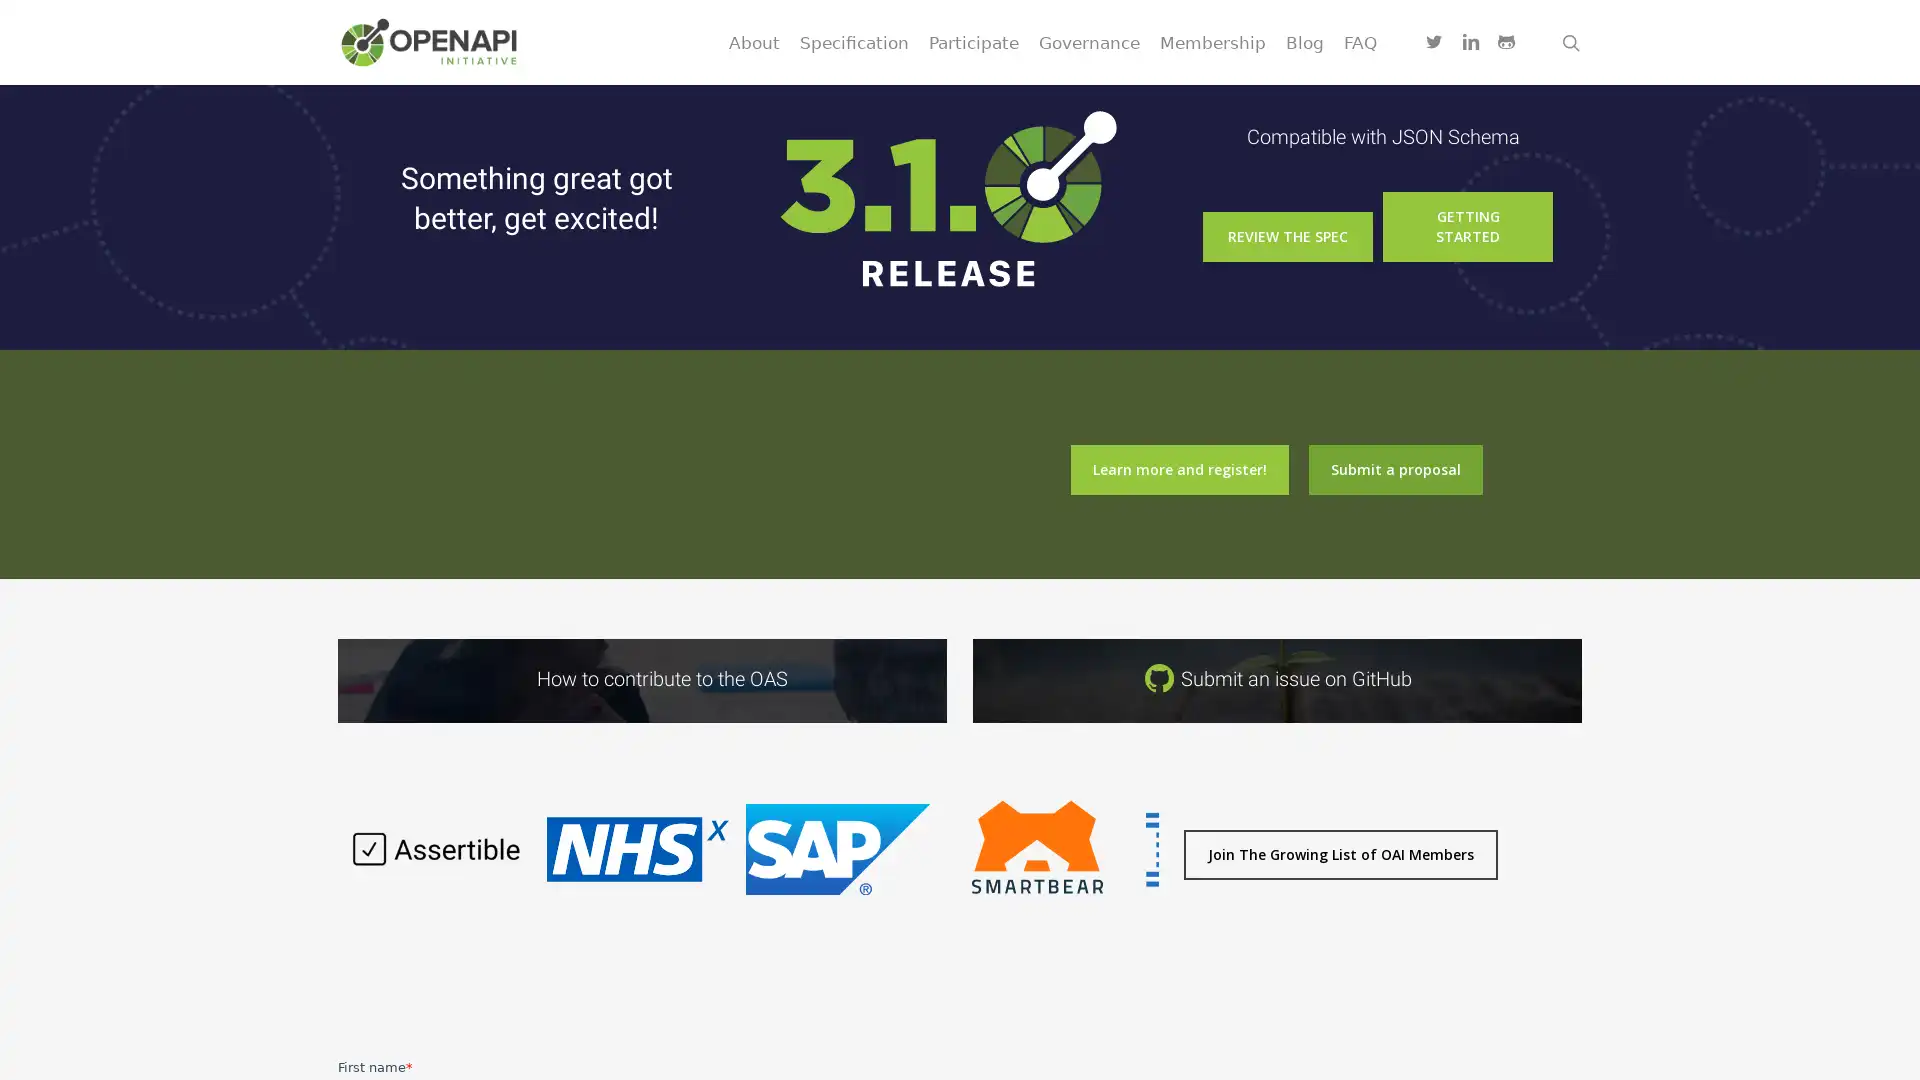  I want to click on Next, so click(1169, 859).